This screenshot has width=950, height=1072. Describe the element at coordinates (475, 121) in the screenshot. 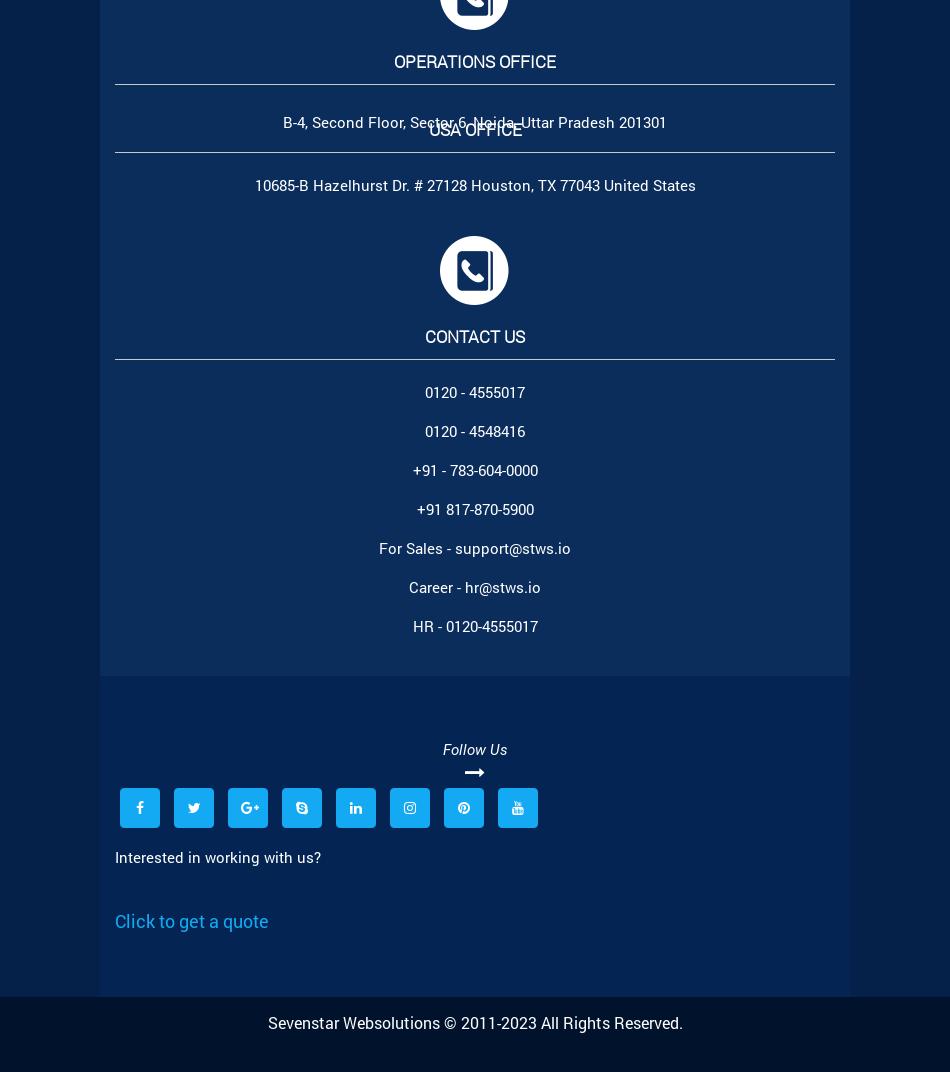

I see `'B-4, Second Floor, Sector 6, Noida, Uttar Pradesh 201301'` at that location.